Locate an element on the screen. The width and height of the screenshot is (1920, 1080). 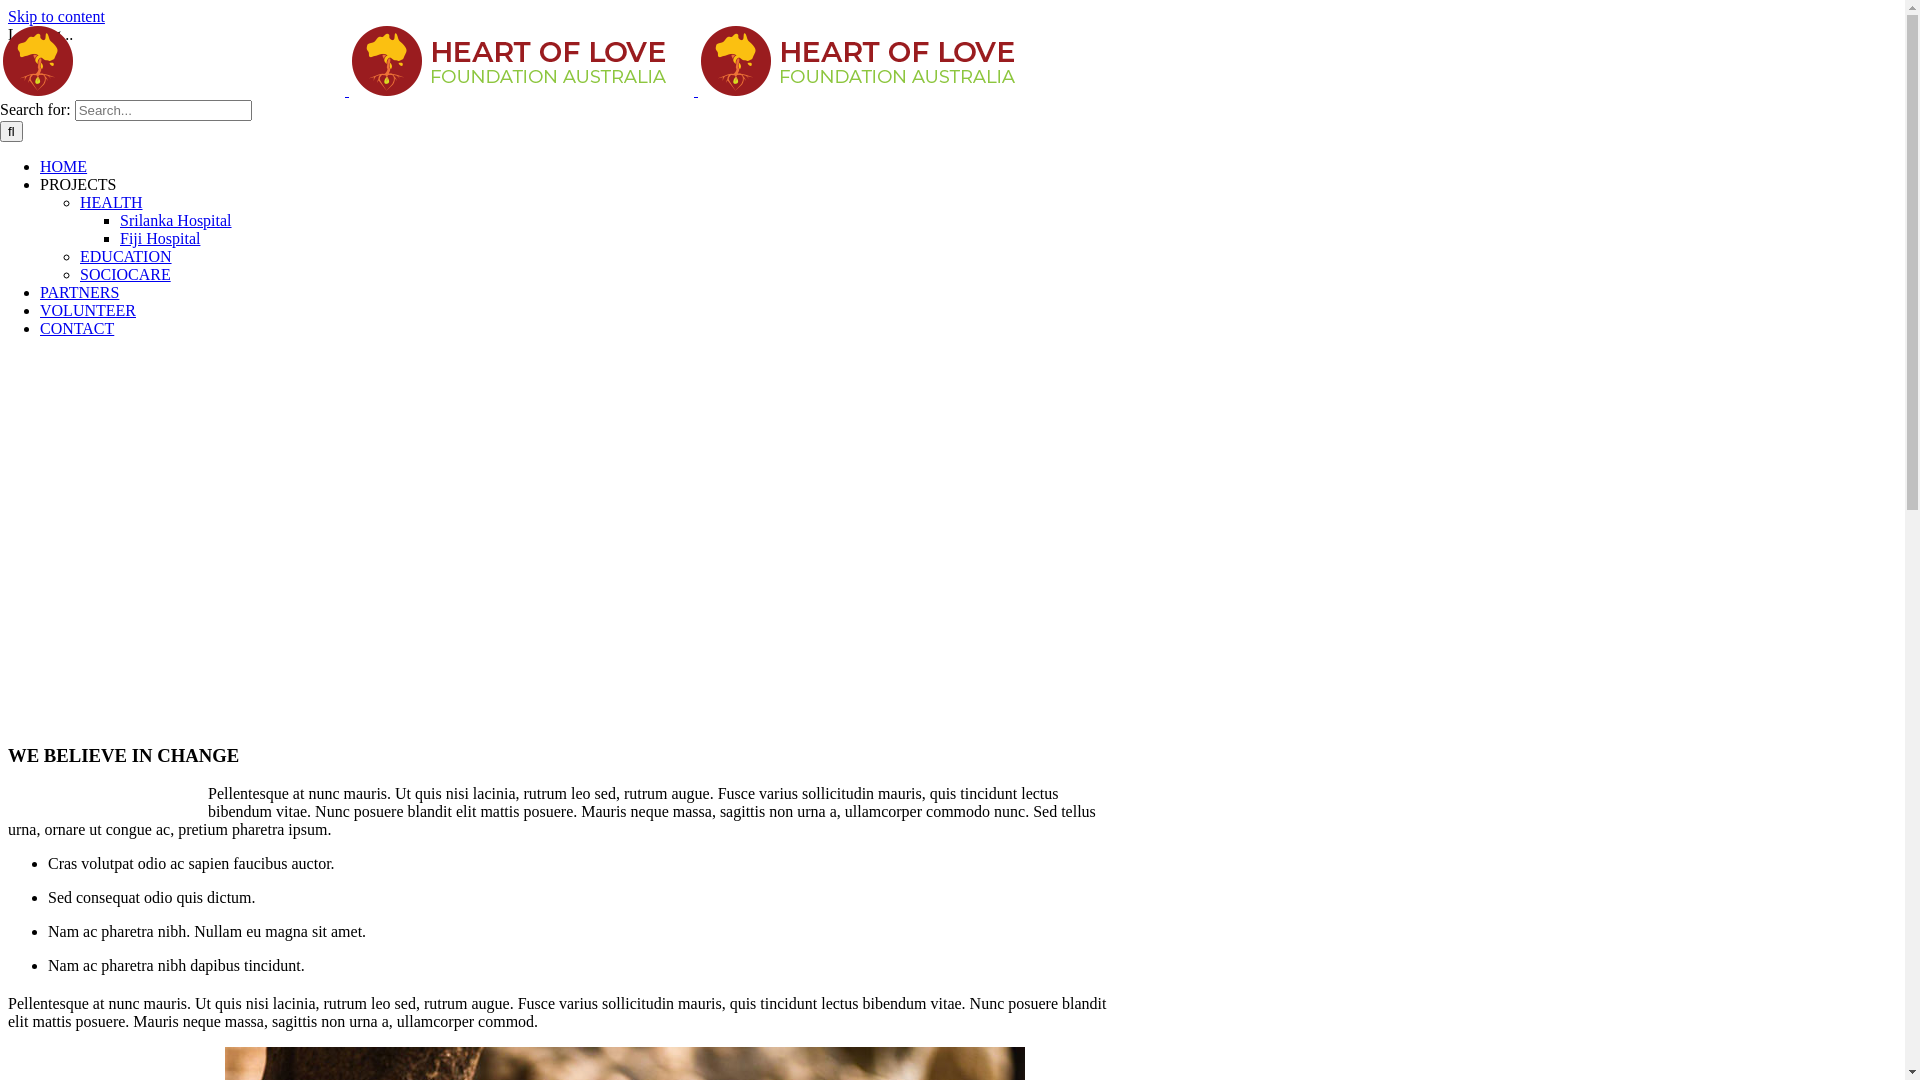
'PARTNERS' is located at coordinates (79, 292).